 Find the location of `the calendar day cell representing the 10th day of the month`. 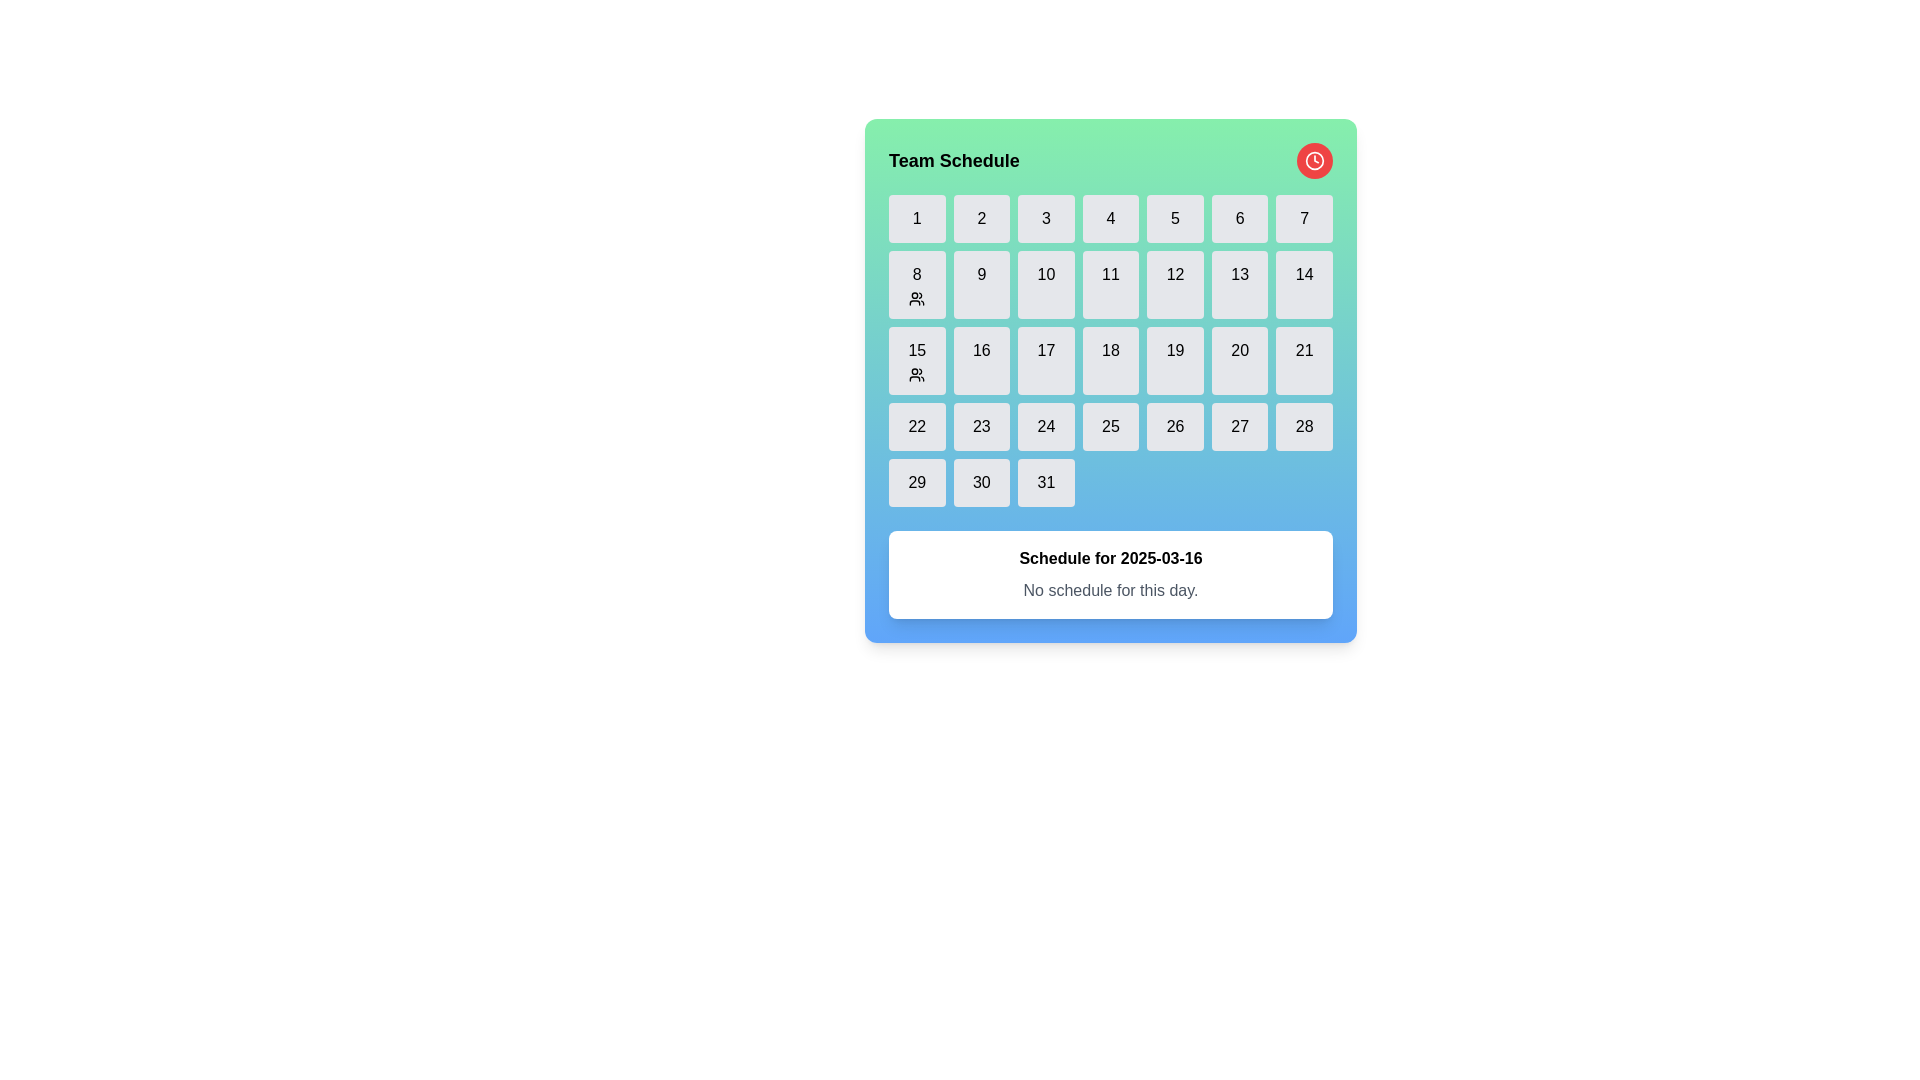

the calendar day cell representing the 10th day of the month is located at coordinates (1045, 274).